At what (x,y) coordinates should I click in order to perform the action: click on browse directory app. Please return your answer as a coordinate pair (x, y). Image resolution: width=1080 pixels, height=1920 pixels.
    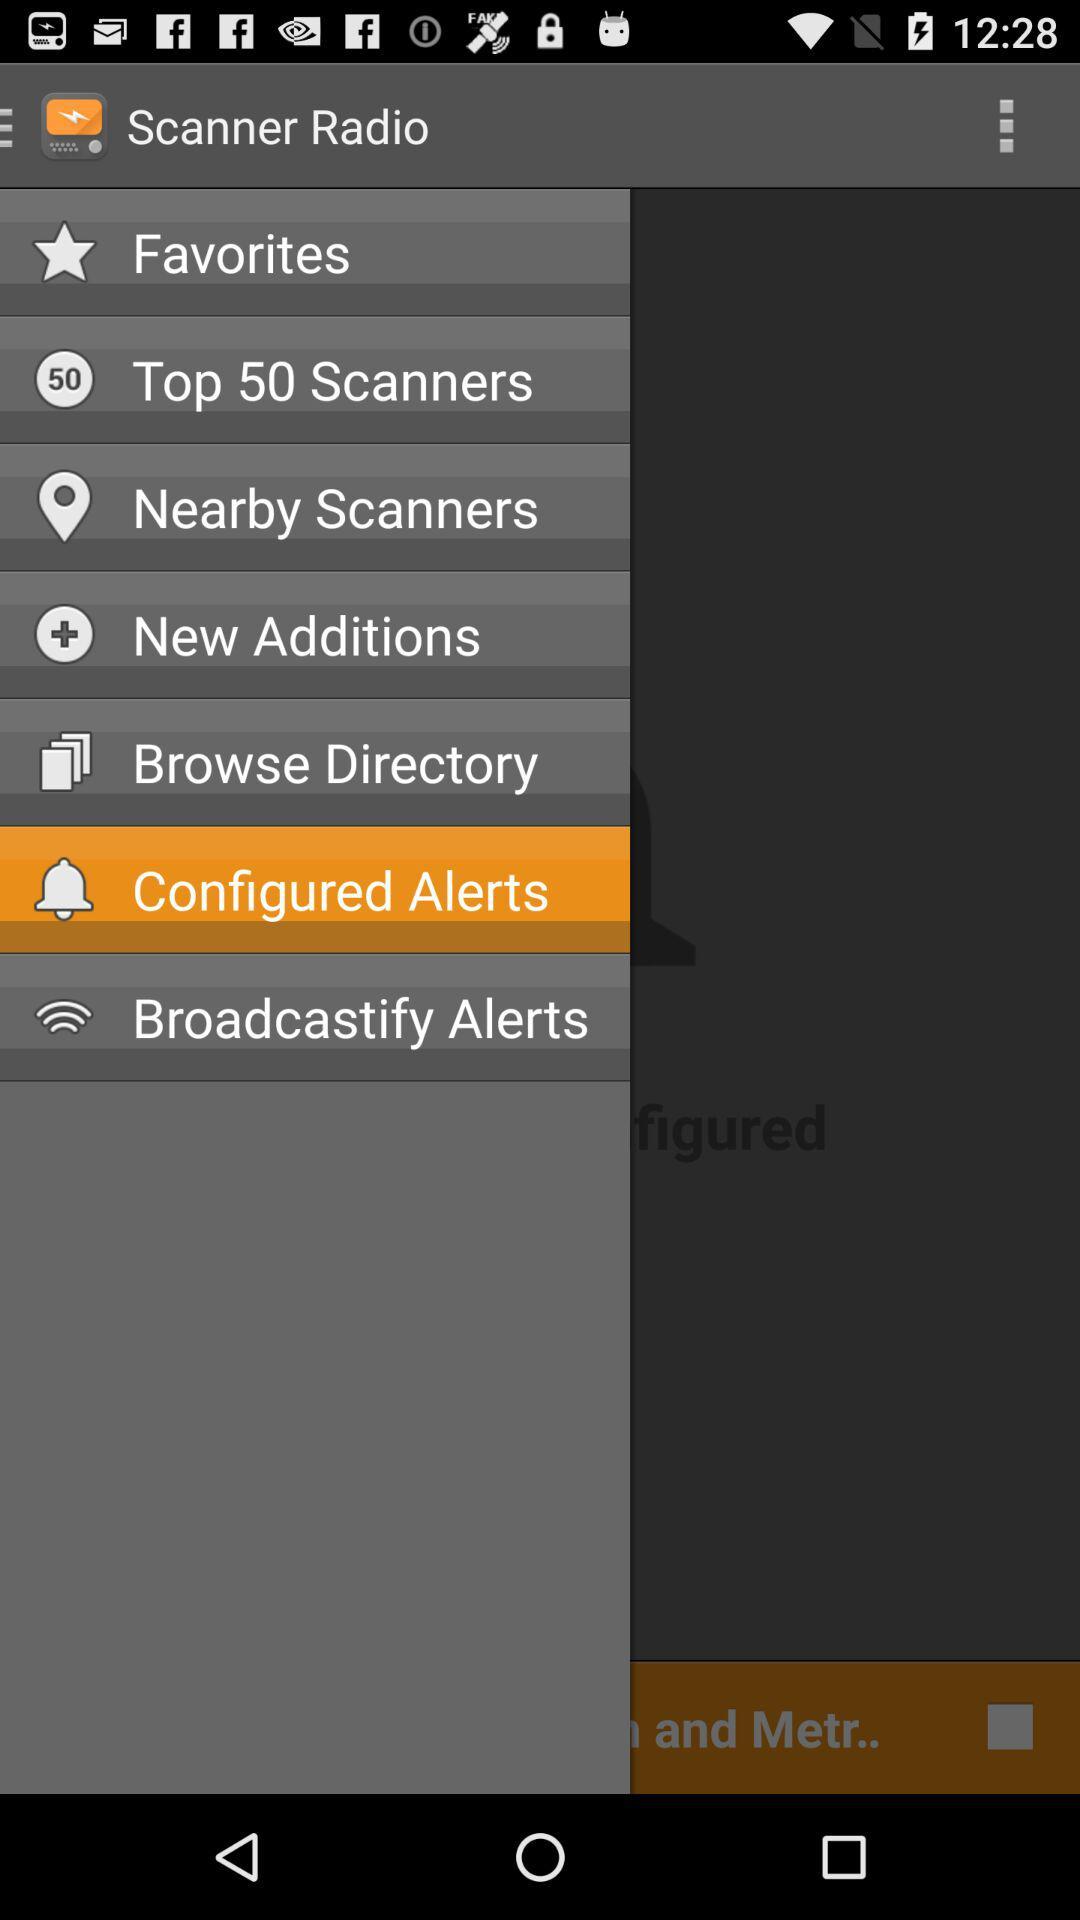
    Looking at the image, I should click on (365, 761).